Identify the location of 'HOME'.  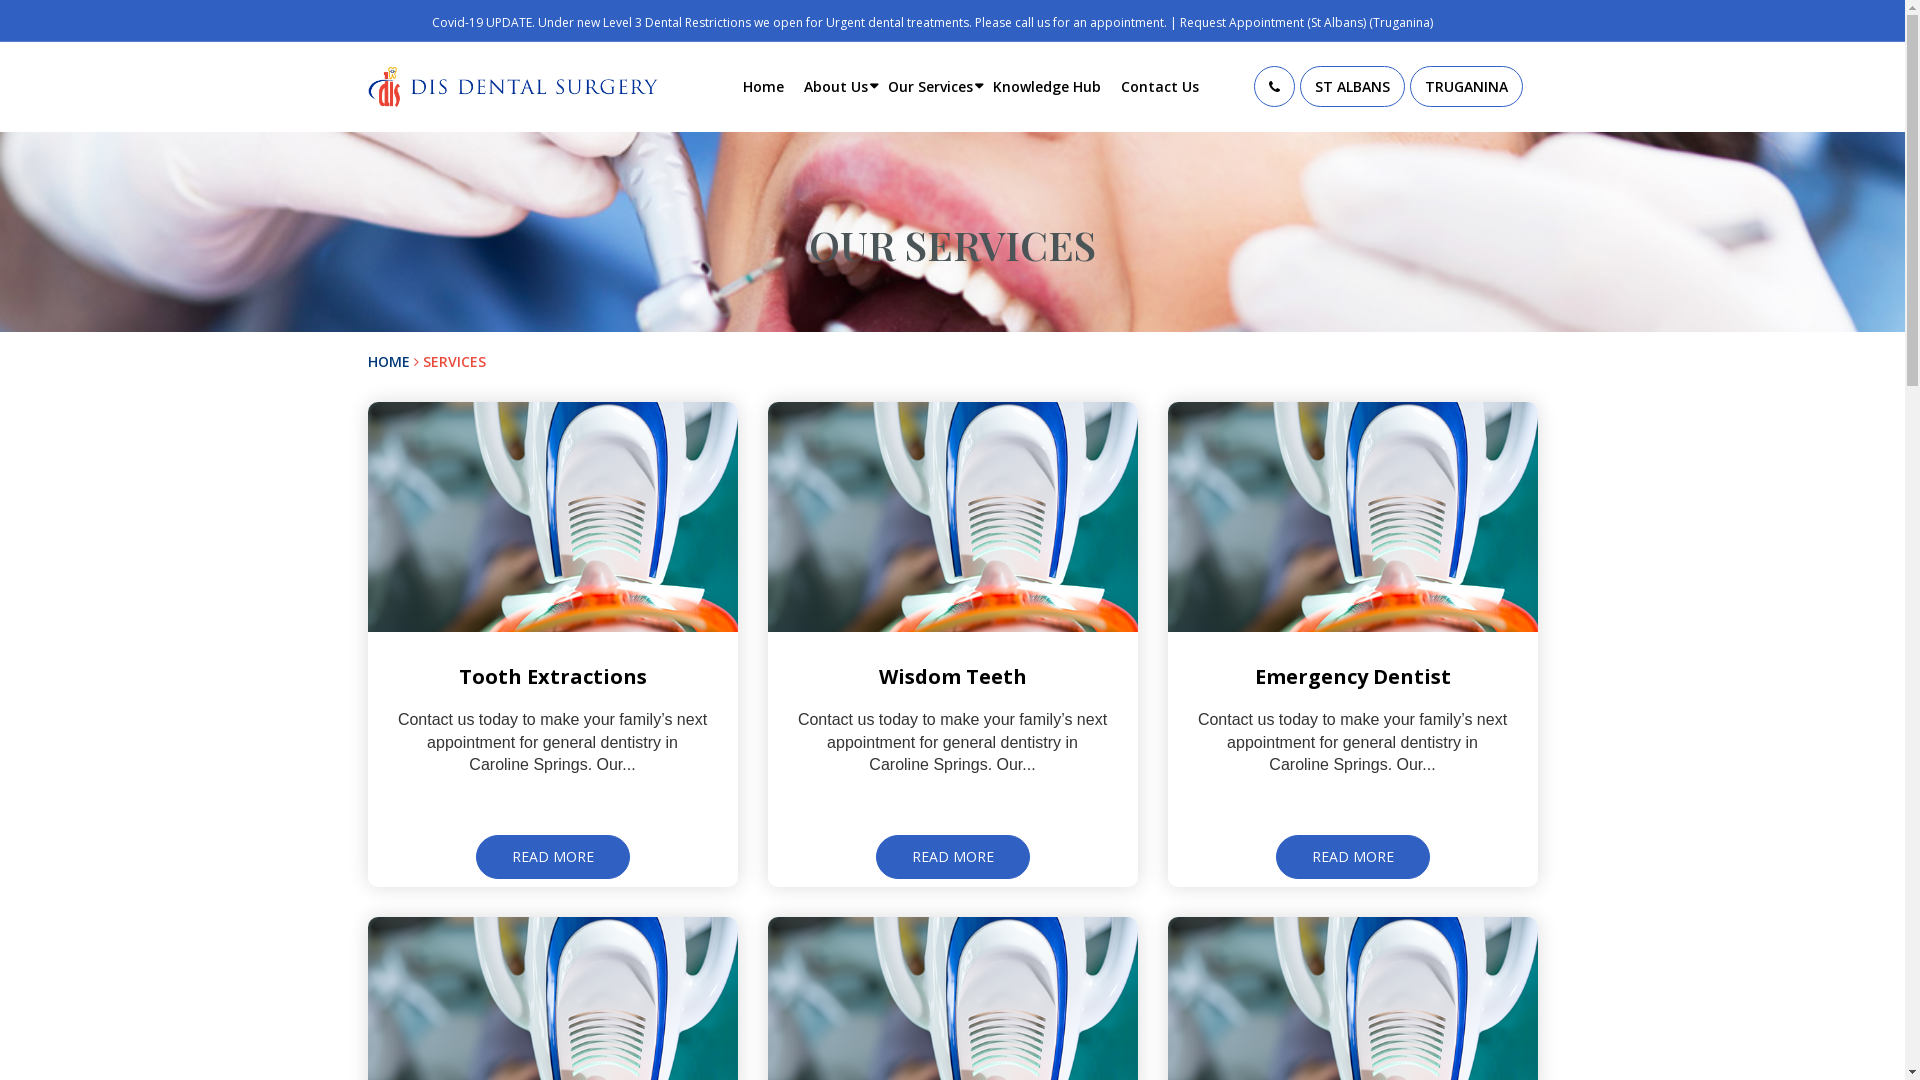
(388, 361).